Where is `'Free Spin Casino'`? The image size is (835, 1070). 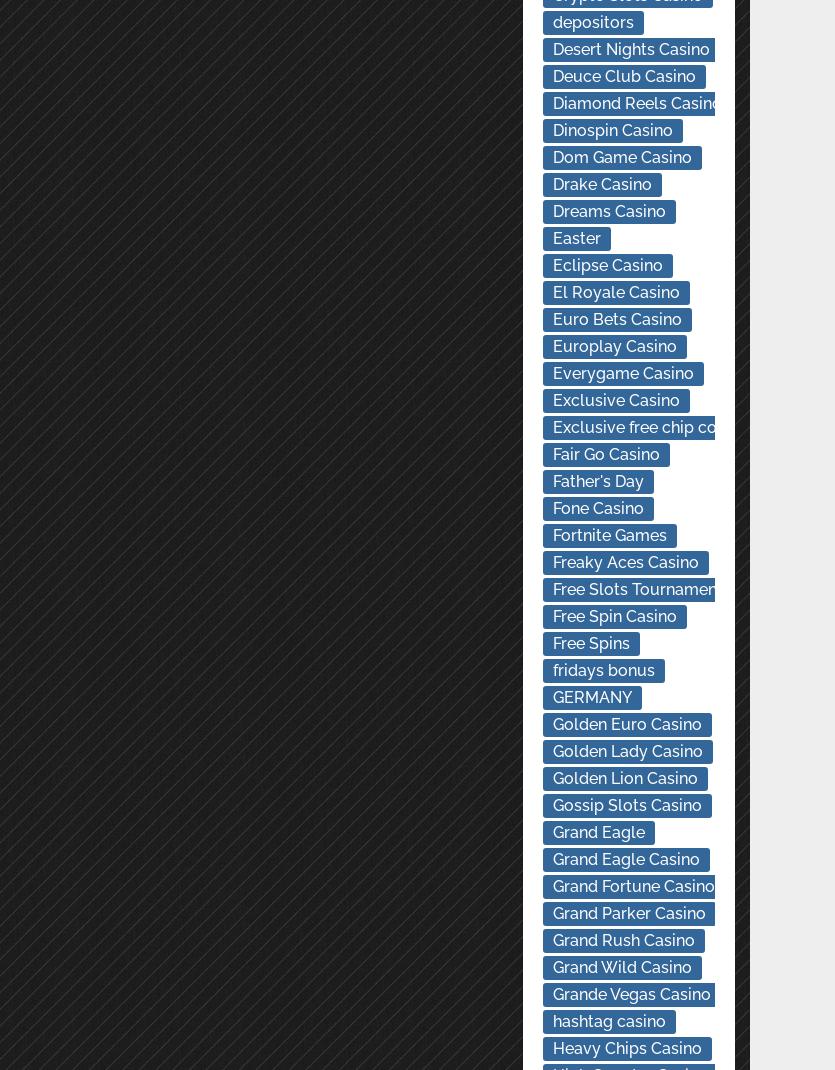
'Free Spin Casino' is located at coordinates (612, 615).